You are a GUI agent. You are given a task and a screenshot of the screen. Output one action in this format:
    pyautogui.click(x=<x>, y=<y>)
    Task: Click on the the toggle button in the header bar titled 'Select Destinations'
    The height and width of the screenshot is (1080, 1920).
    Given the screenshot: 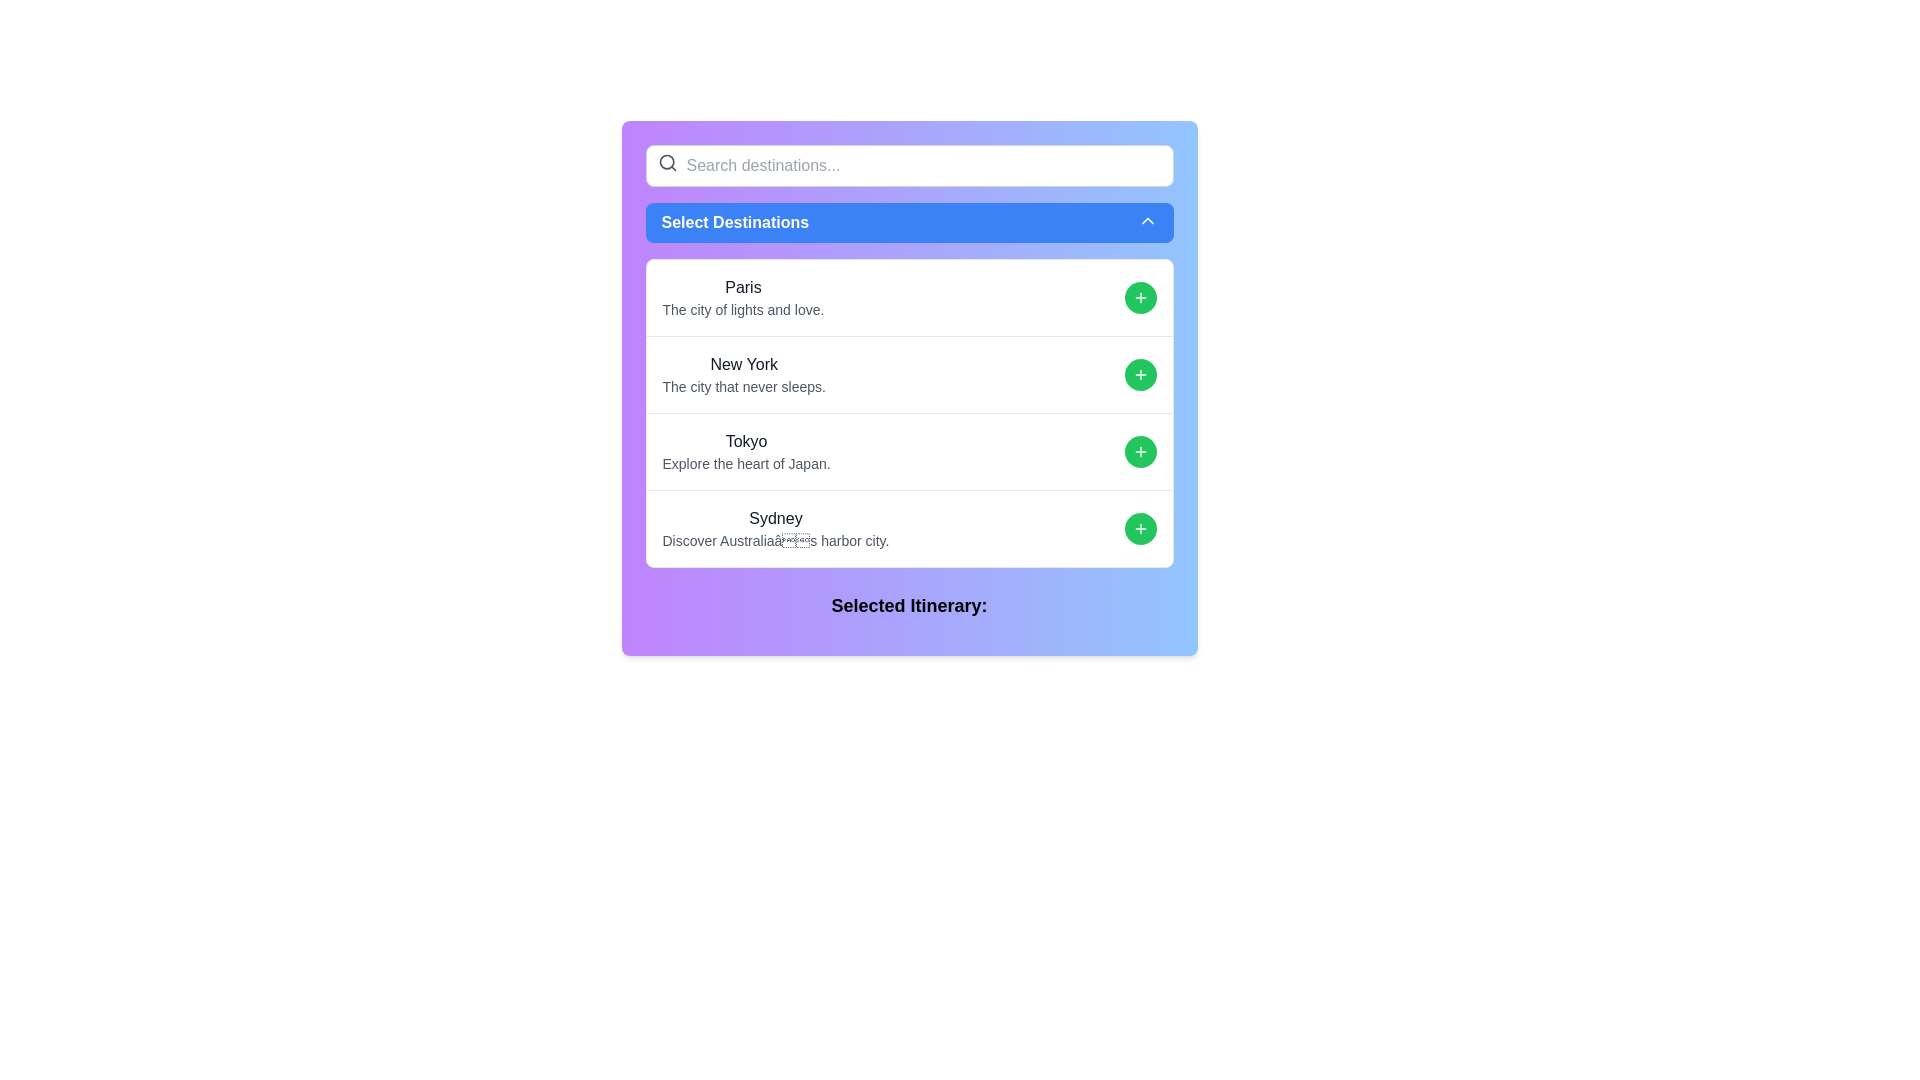 What is the action you would take?
    pyautogui.click(x=1147, y=220)
    